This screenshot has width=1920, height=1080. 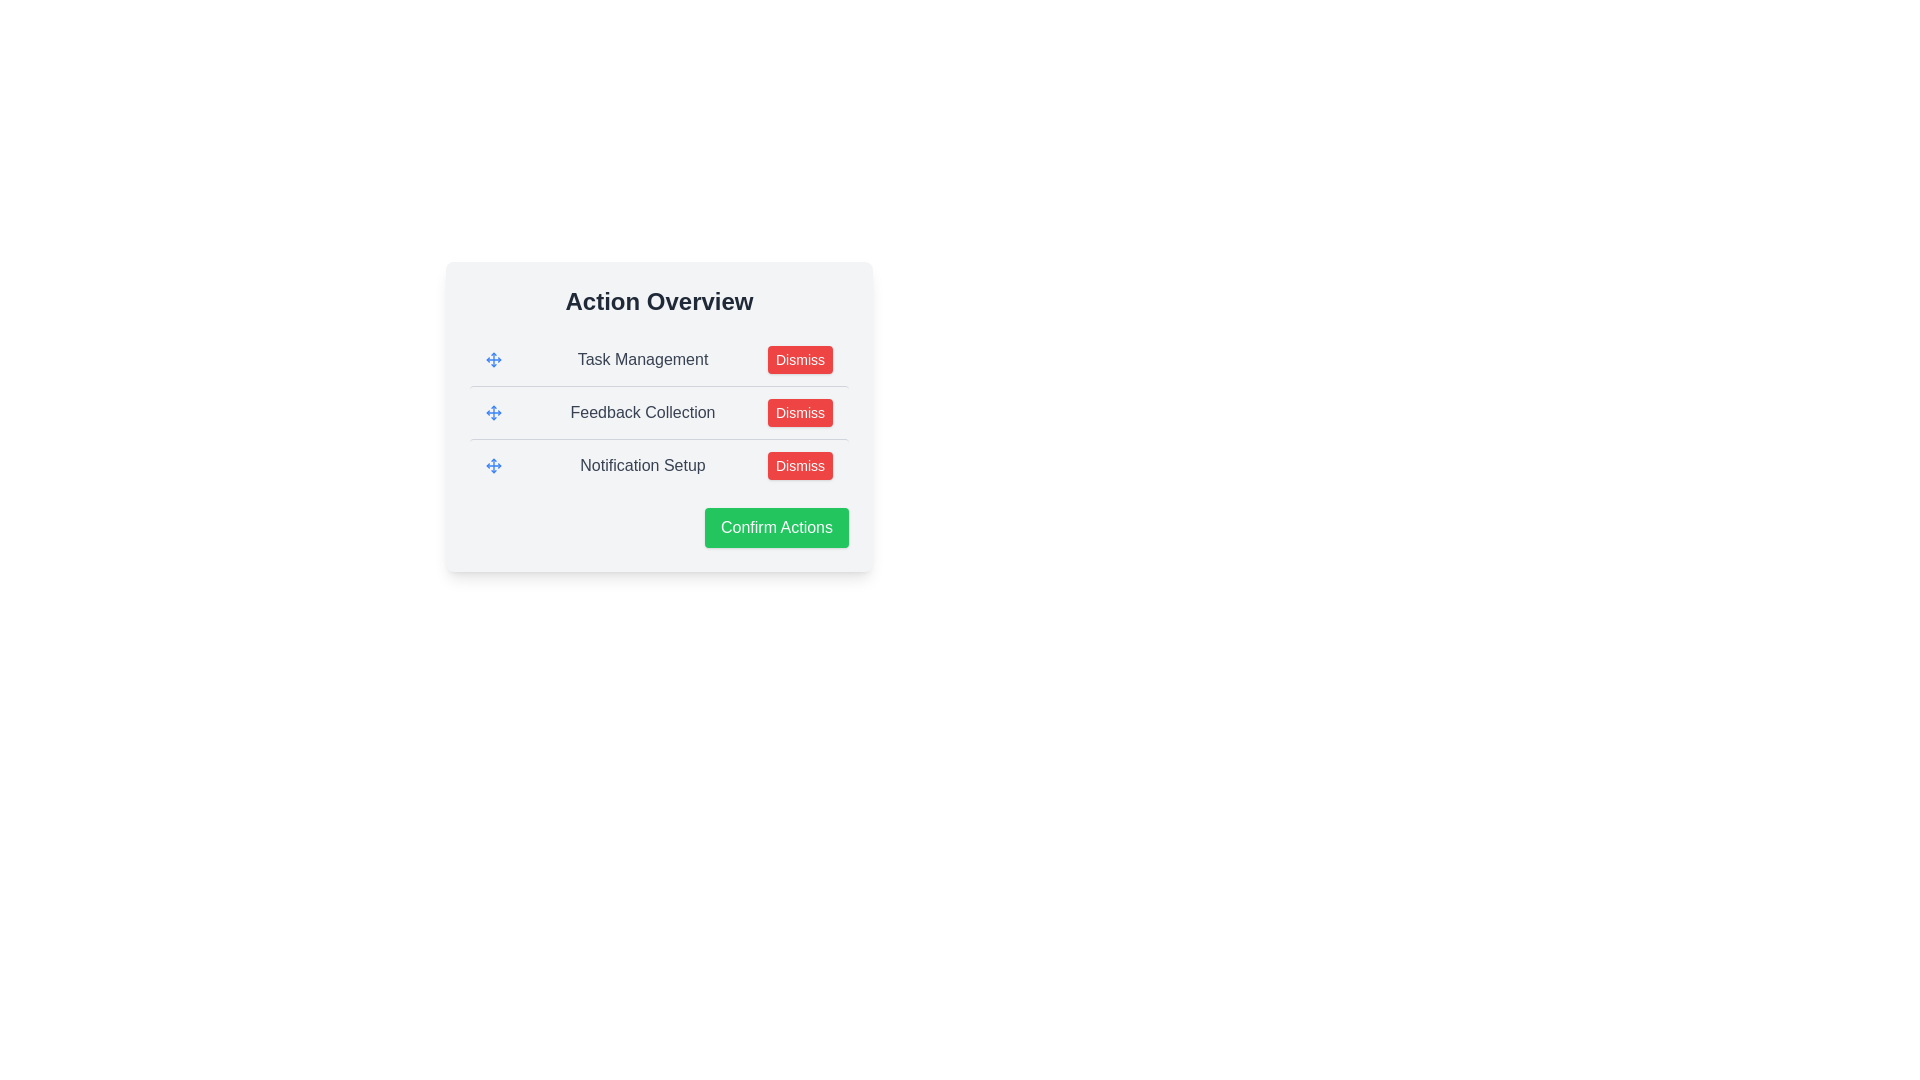 I want to click on the drag handle icon located to the left of the 'Notification Setup' text to observe further UI effects, so click(x=494, y=466).